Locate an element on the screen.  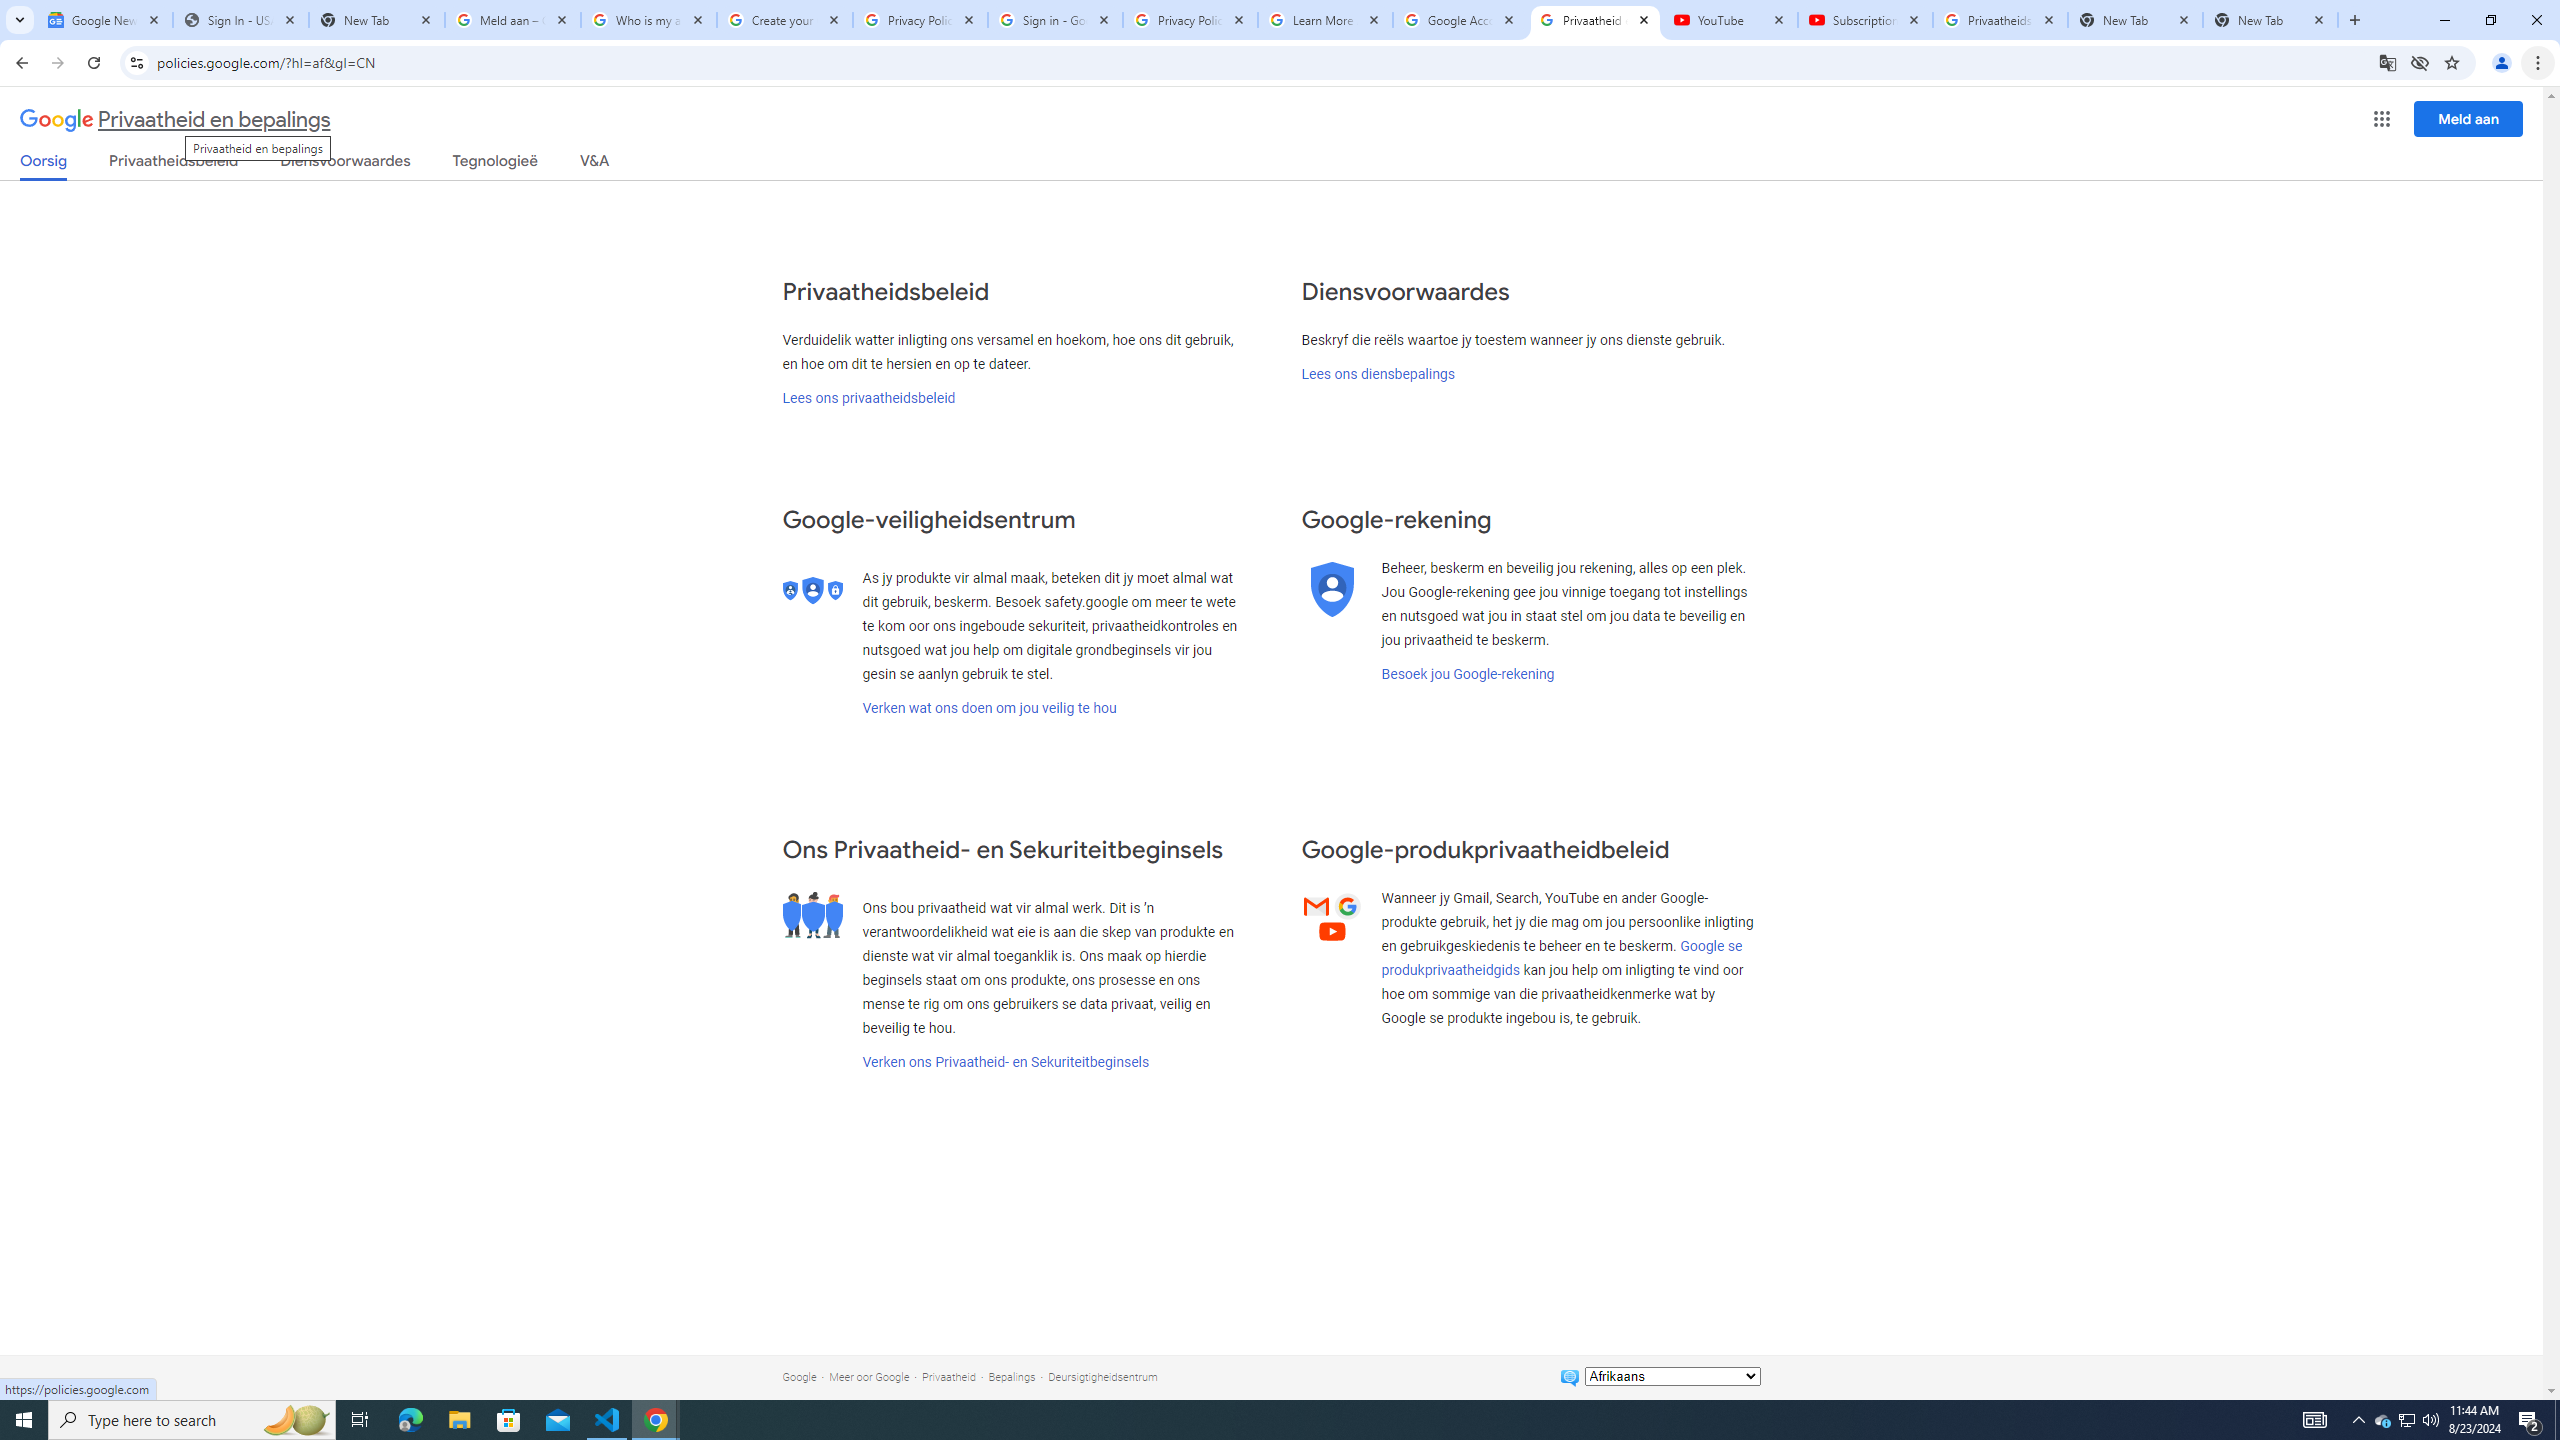
'Who is my administrator? - Google Account Help' is located at coordinates (648, 19).